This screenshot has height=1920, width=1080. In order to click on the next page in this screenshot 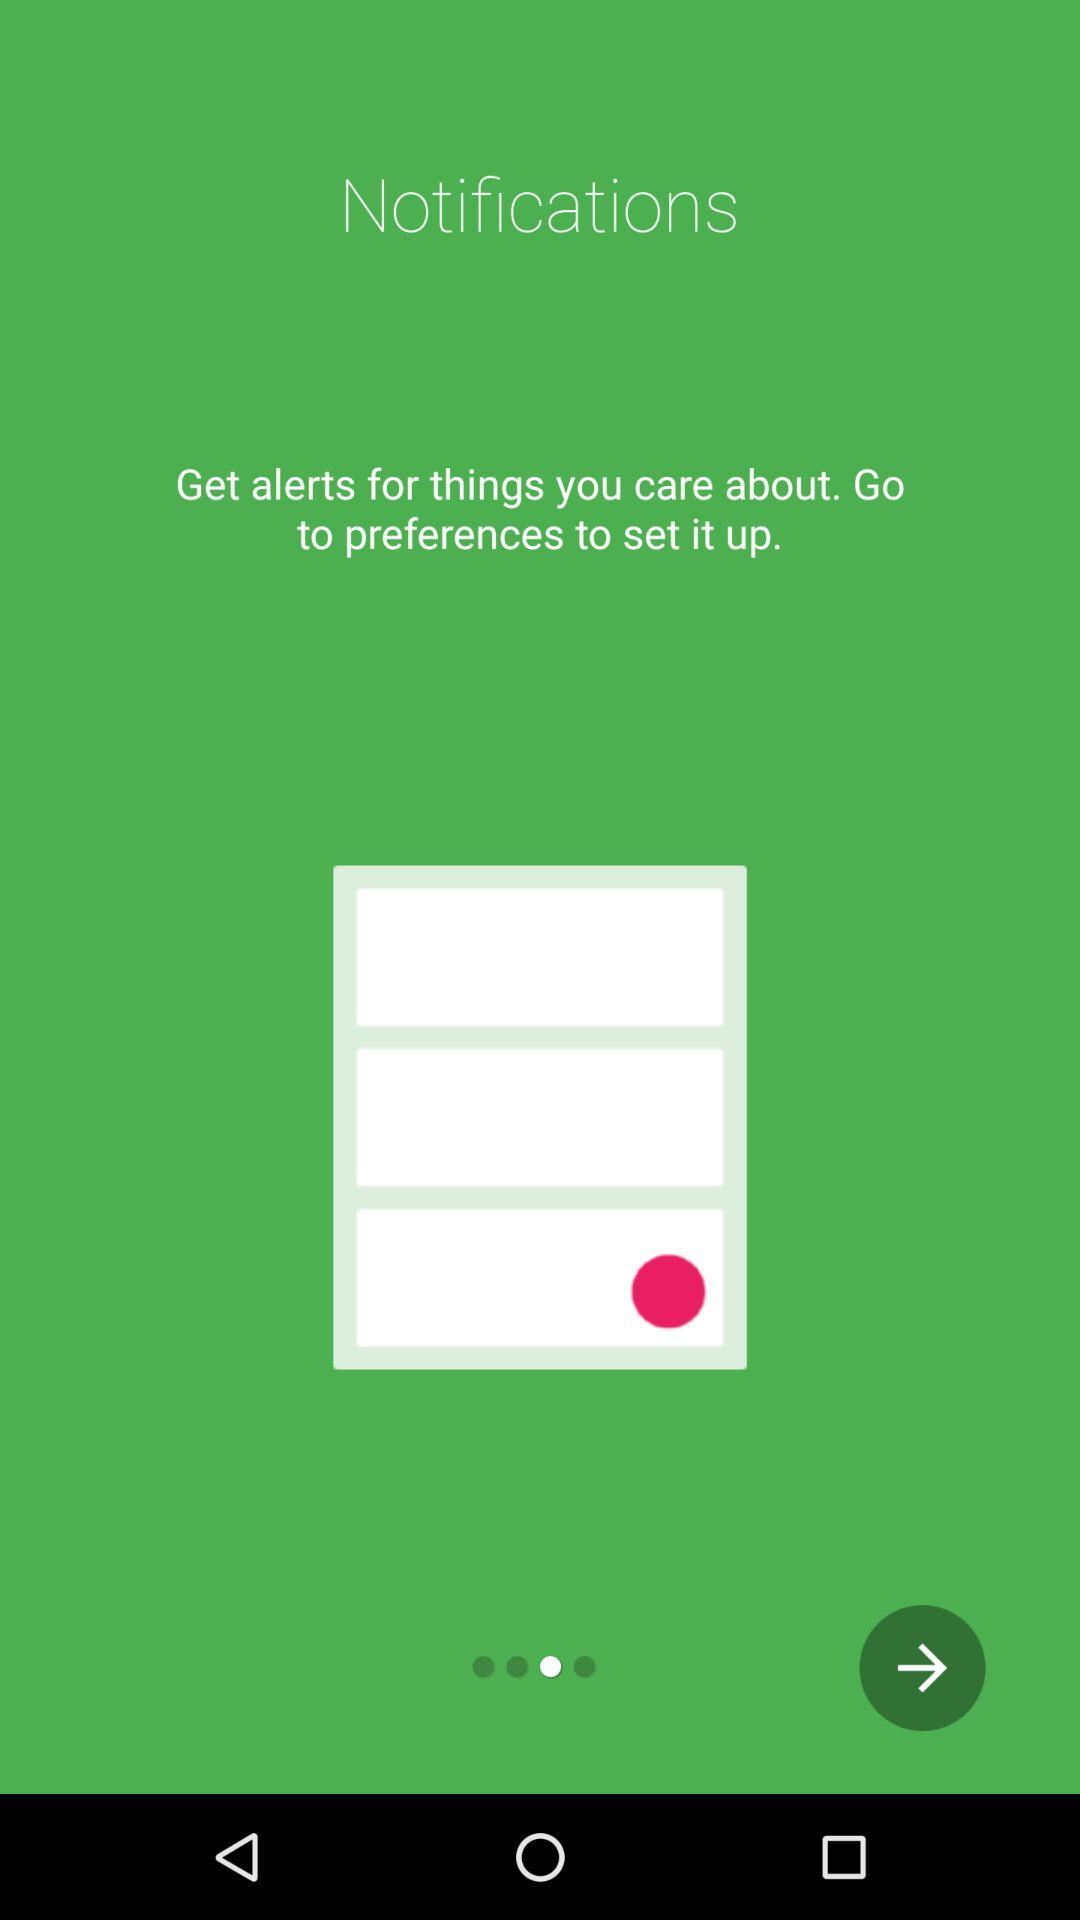, I will do `click(922, 1667)`.